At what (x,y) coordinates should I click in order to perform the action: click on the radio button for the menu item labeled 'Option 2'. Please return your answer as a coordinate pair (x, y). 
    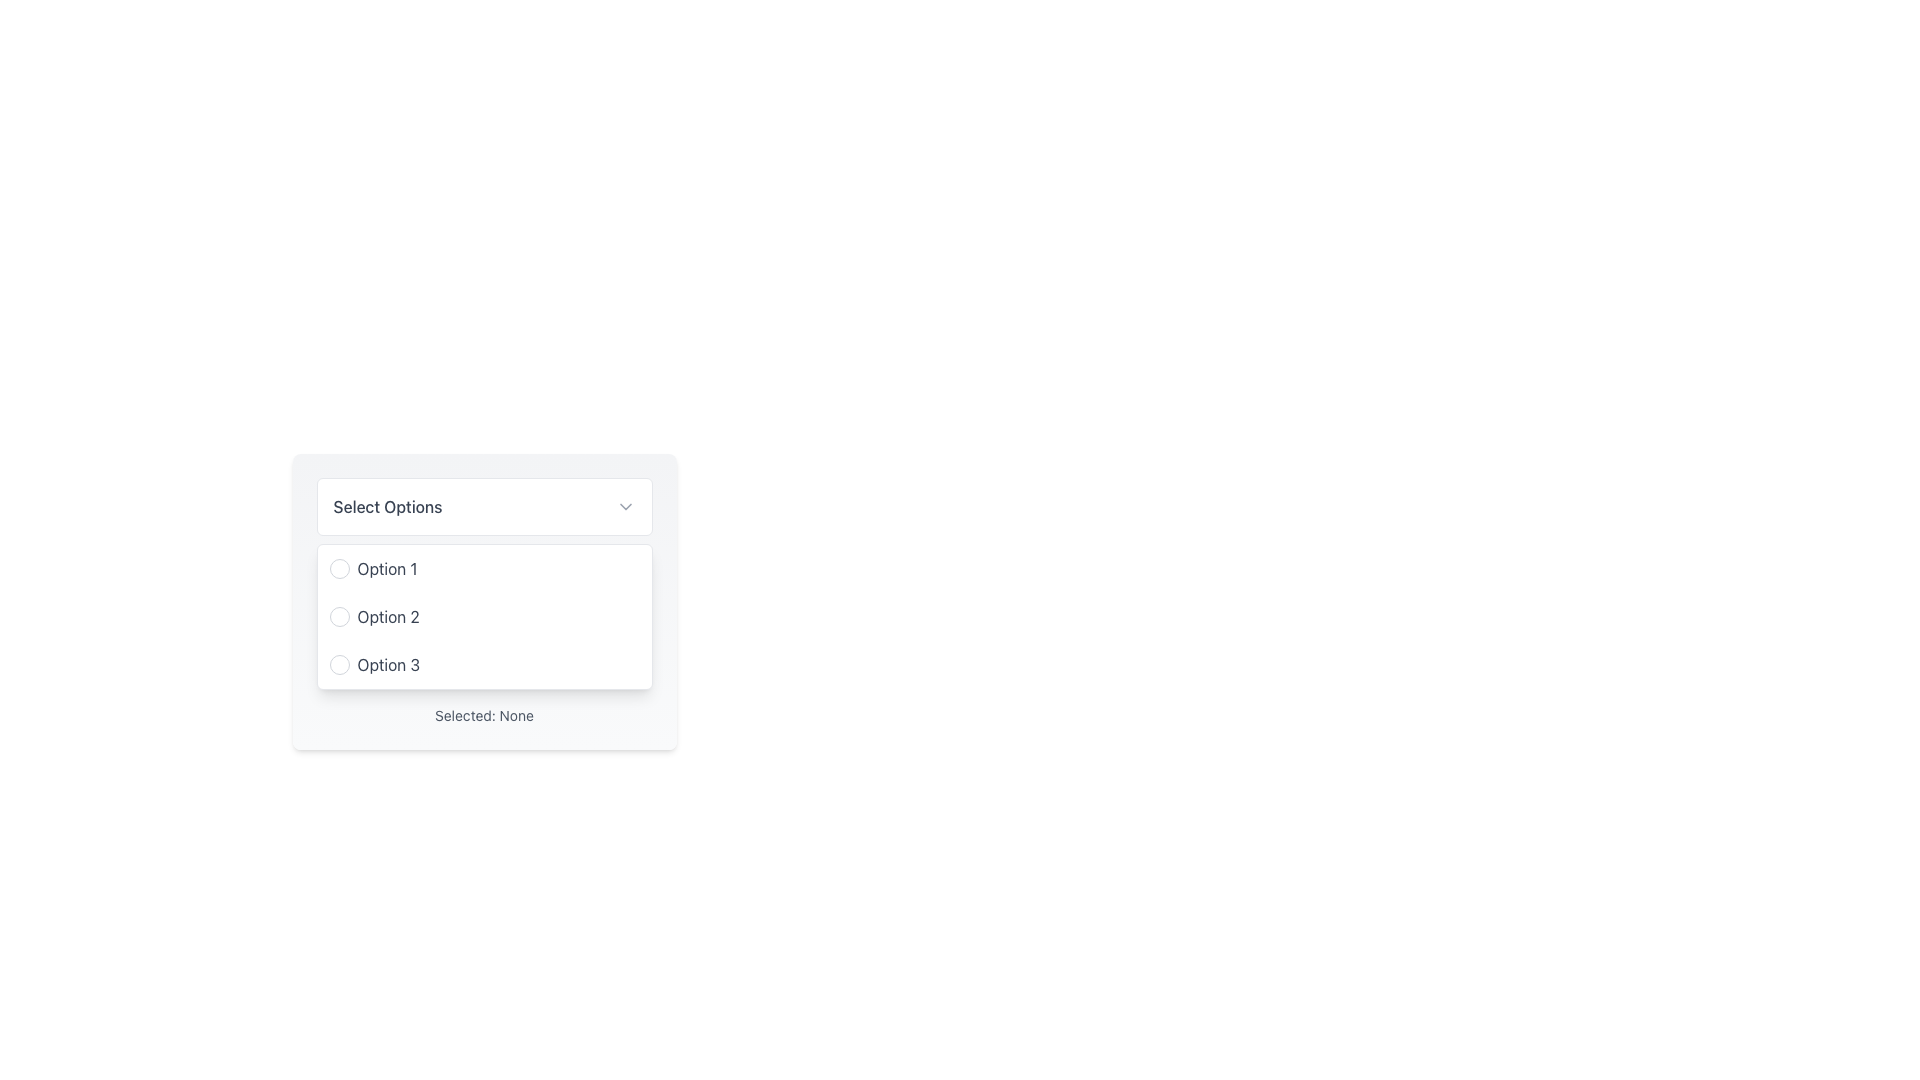
    Looking at the image, I should click on (339, 616).